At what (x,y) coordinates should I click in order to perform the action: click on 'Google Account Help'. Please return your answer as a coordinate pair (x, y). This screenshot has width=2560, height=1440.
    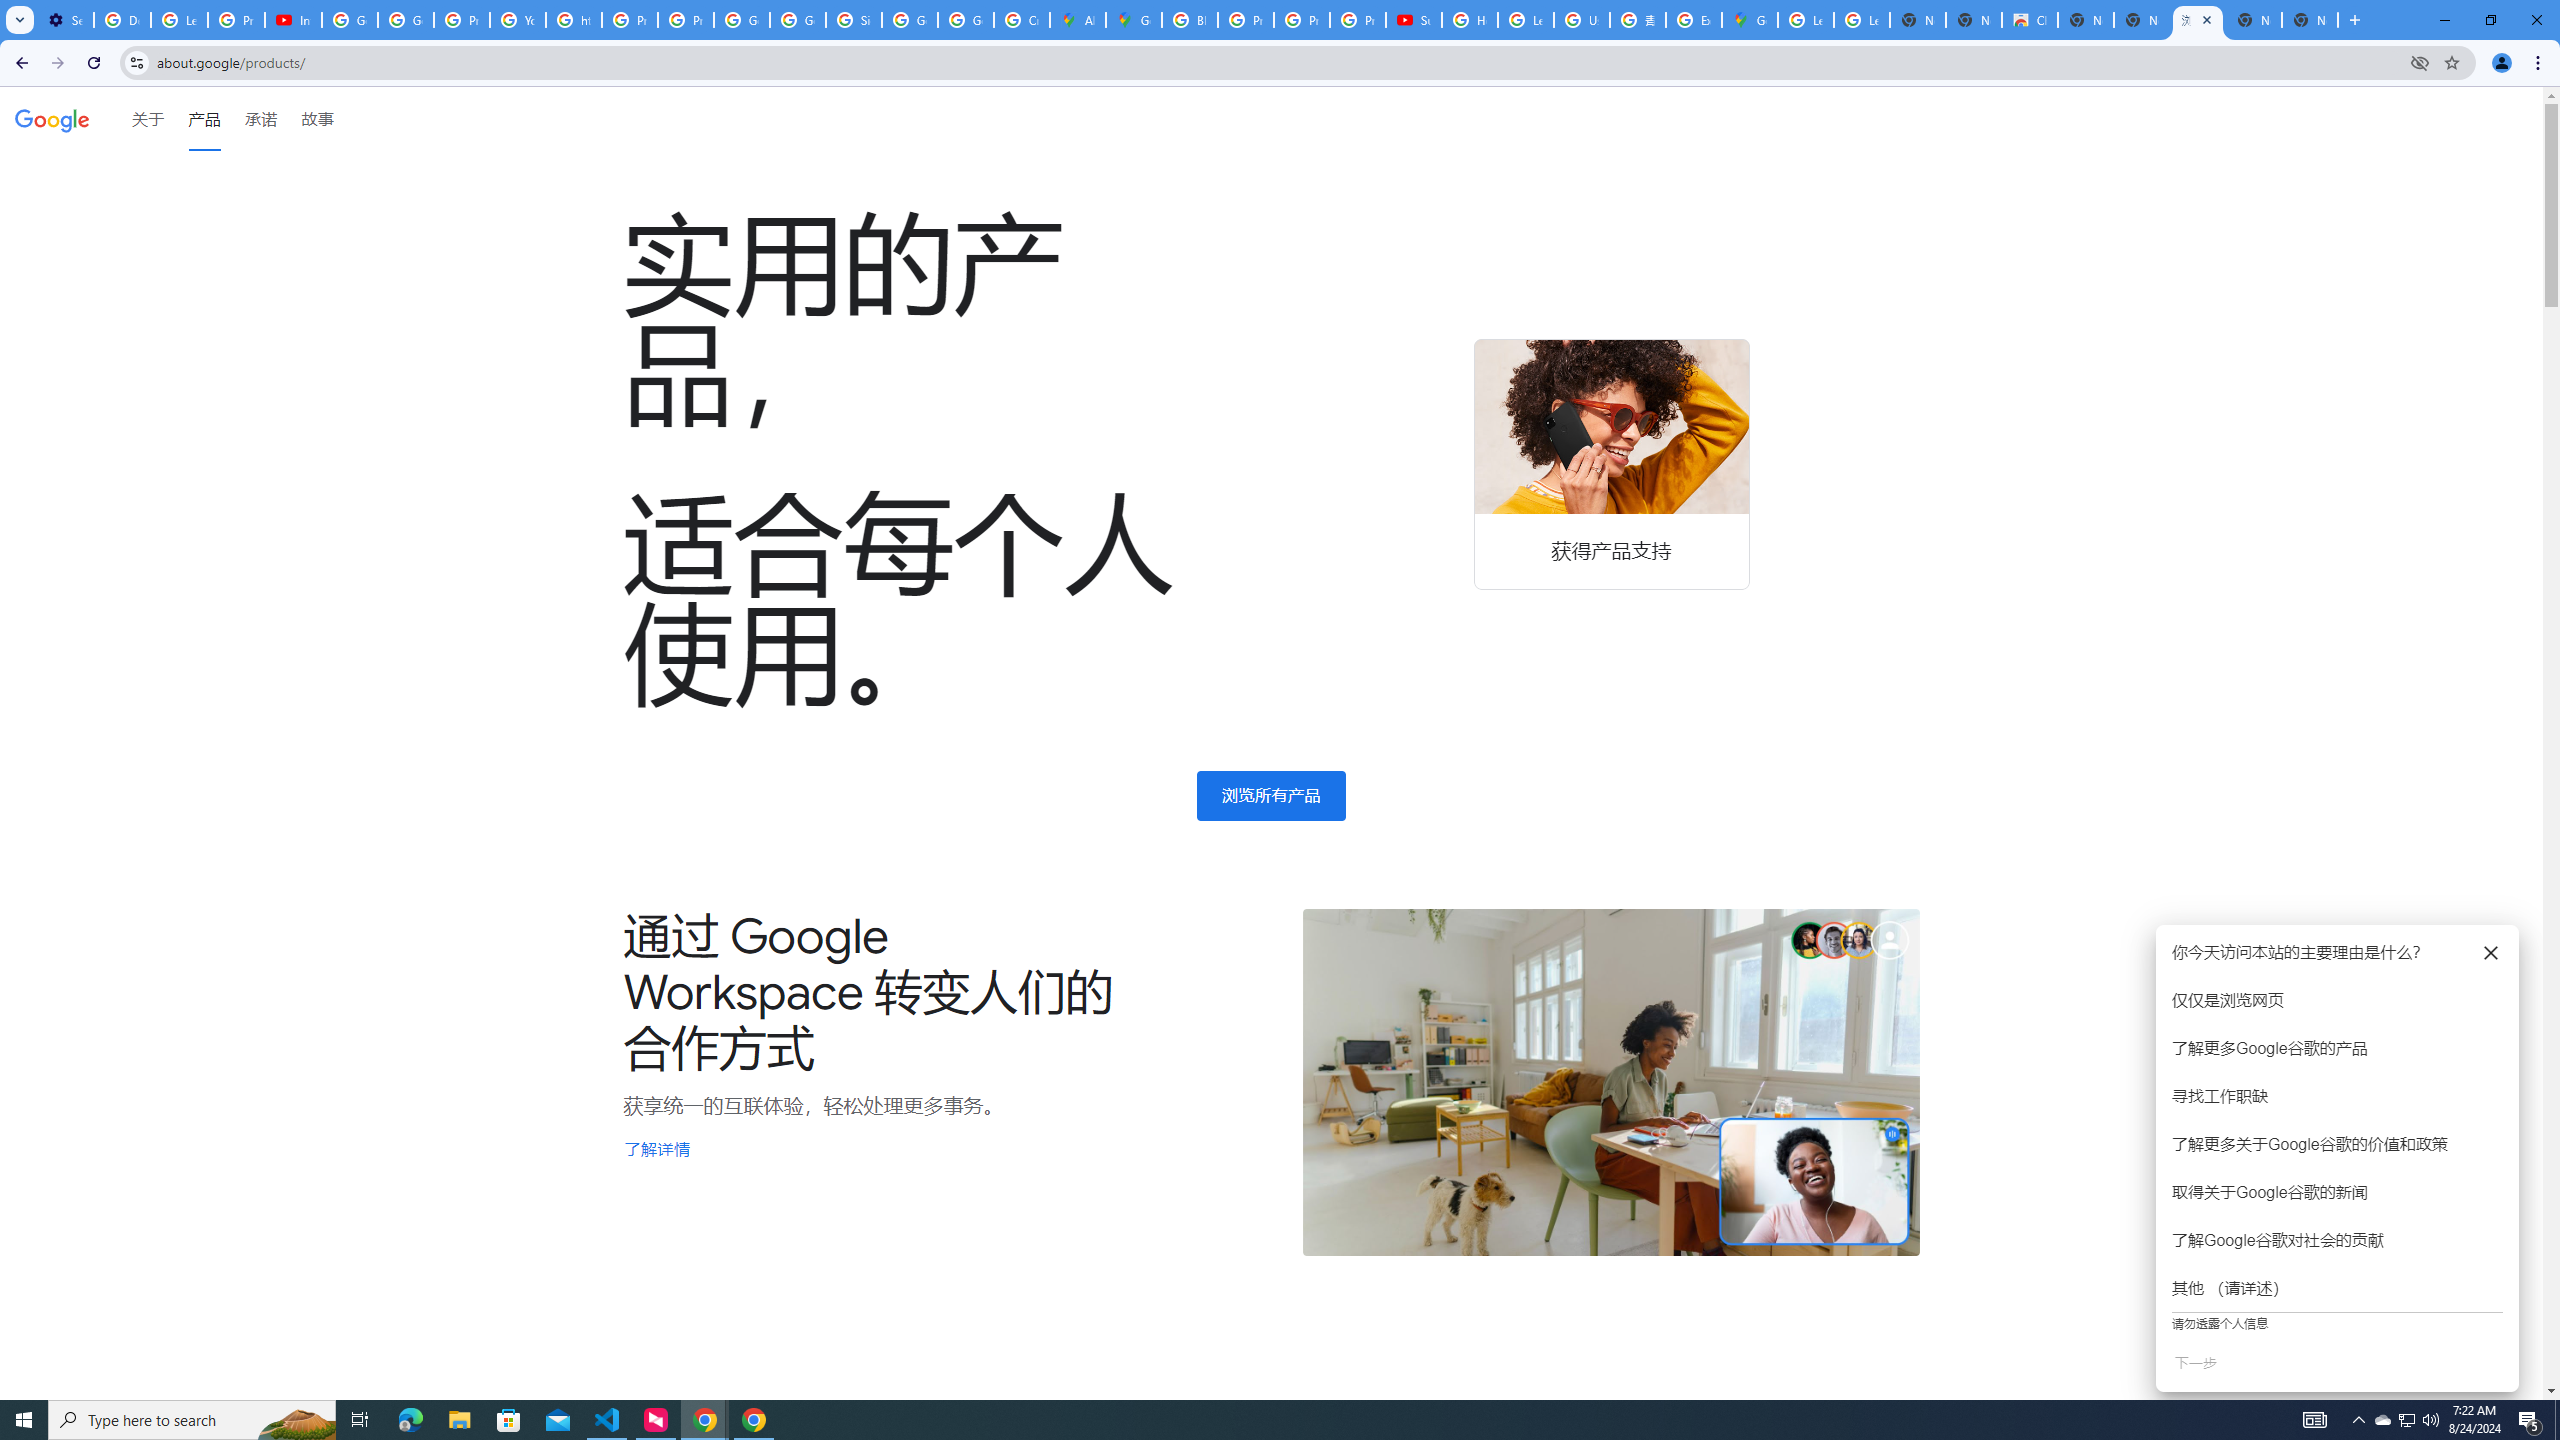
    Looking at the image, I should click on (348, 19).